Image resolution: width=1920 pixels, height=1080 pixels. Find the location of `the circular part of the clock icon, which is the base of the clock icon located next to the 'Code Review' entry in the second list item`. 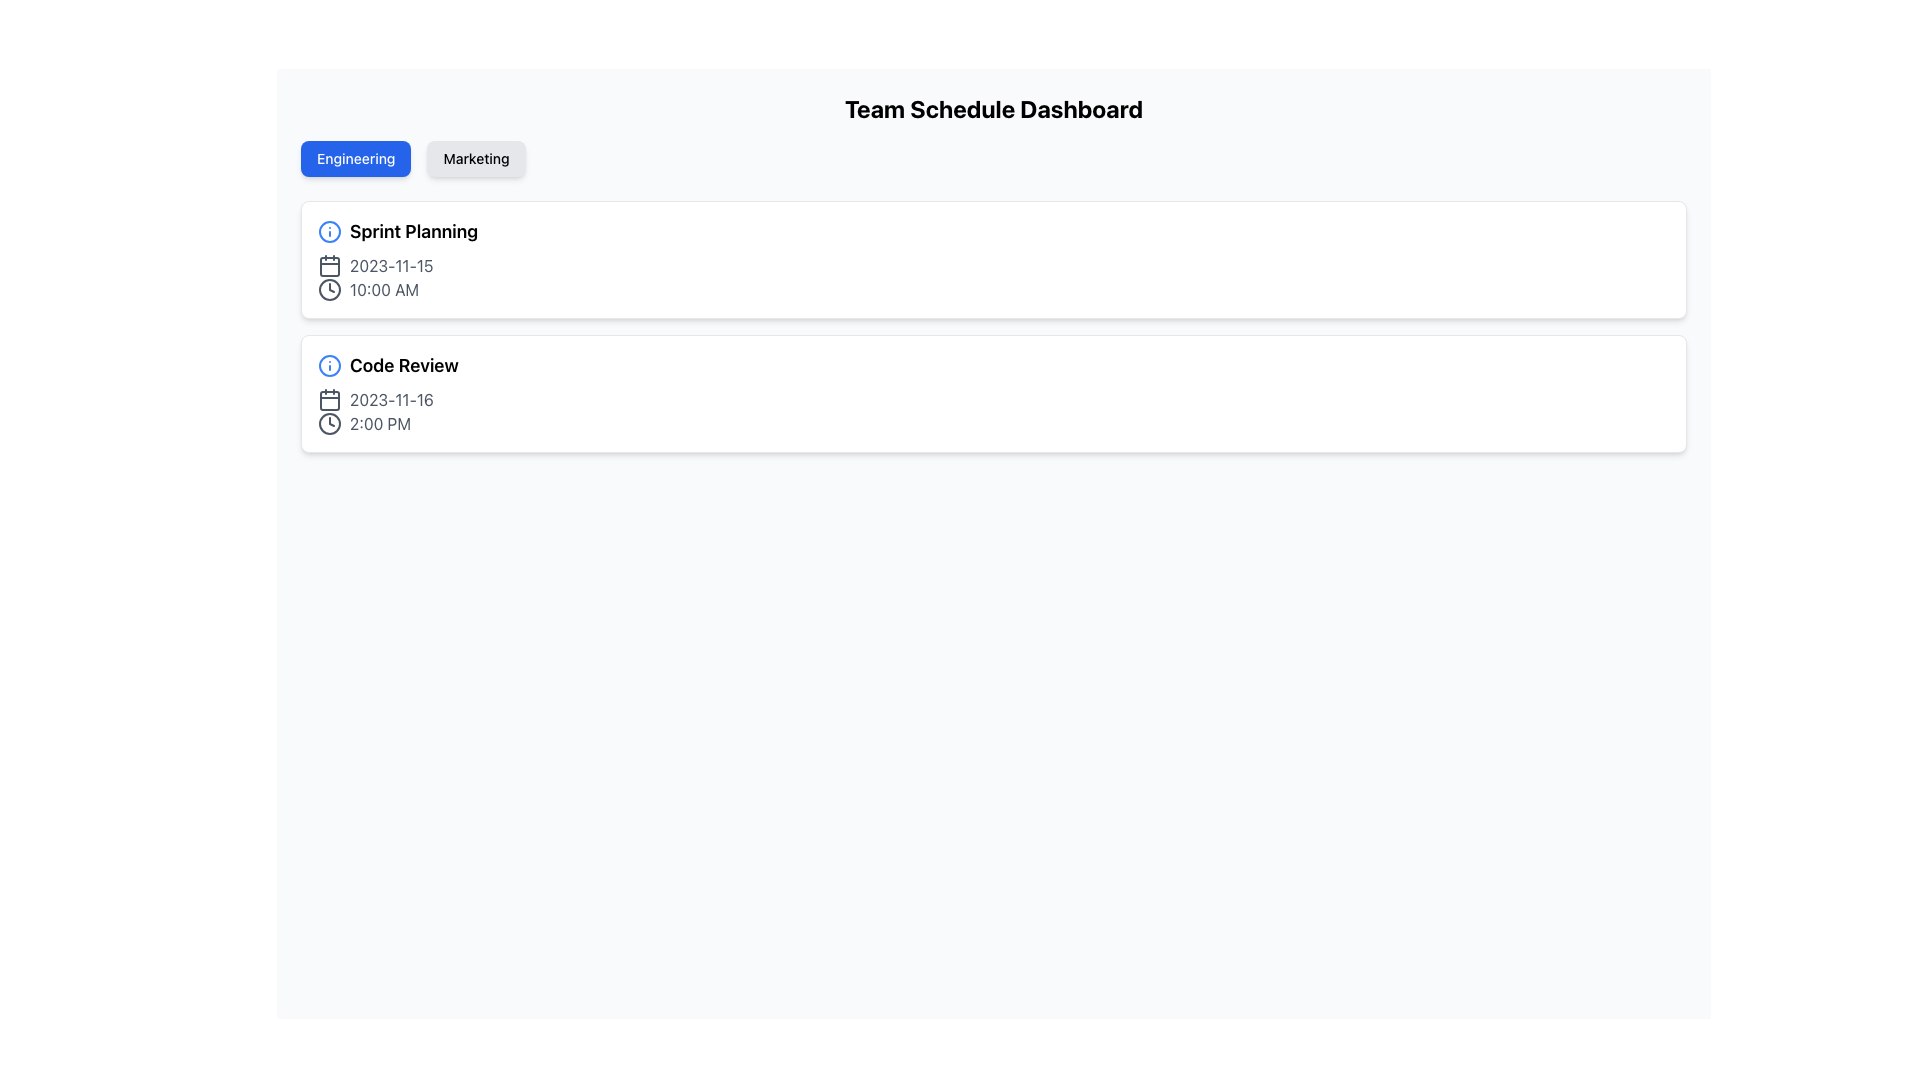

the circular part of the clock icon, which is the base of the clock icon located next to the 'Code Review' entry in the second list item is located at coordinates (330, 423).